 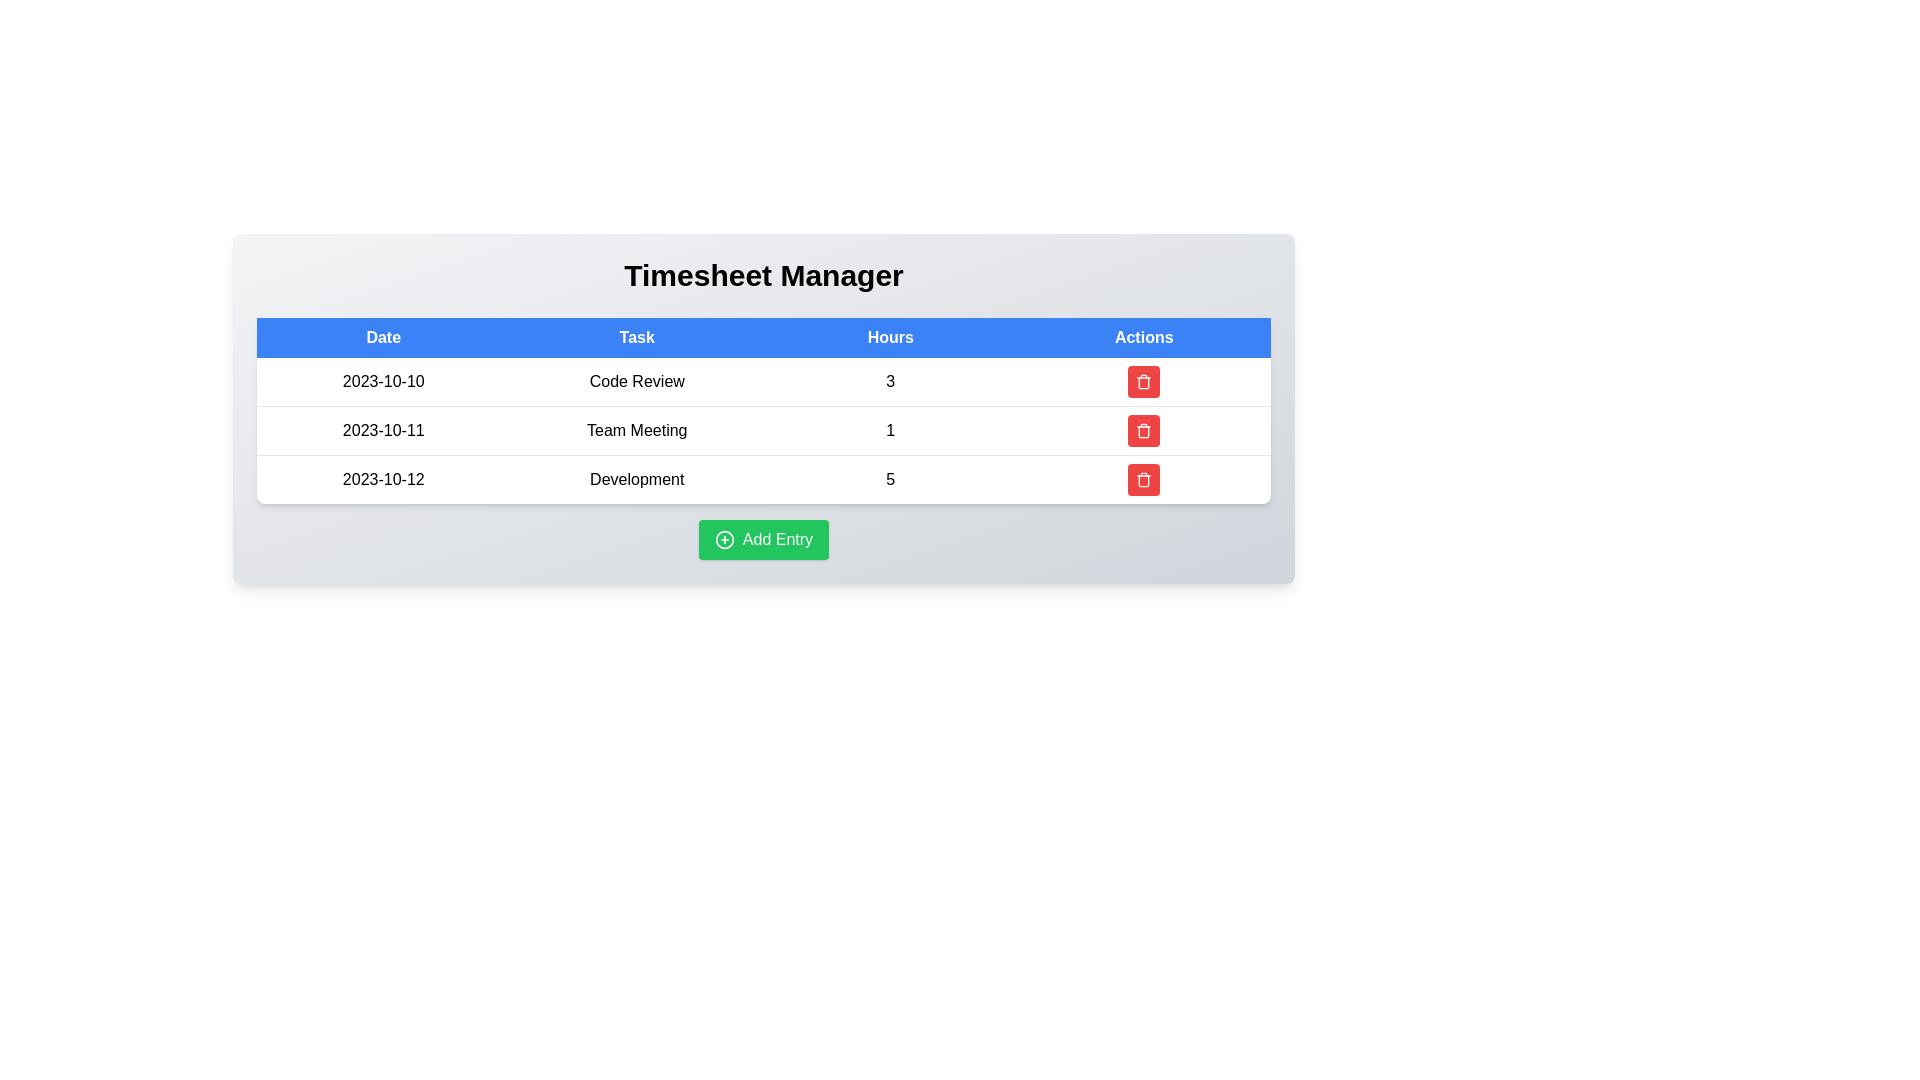 What do you see at coordinates (1144, 479) in the screenshot?
I see `the delete button located in the 'Actions' column of the table's bottom row for the entry dated '2023-10-12 Development' to trigger the hover effect` at bounding box center [1144, 479].